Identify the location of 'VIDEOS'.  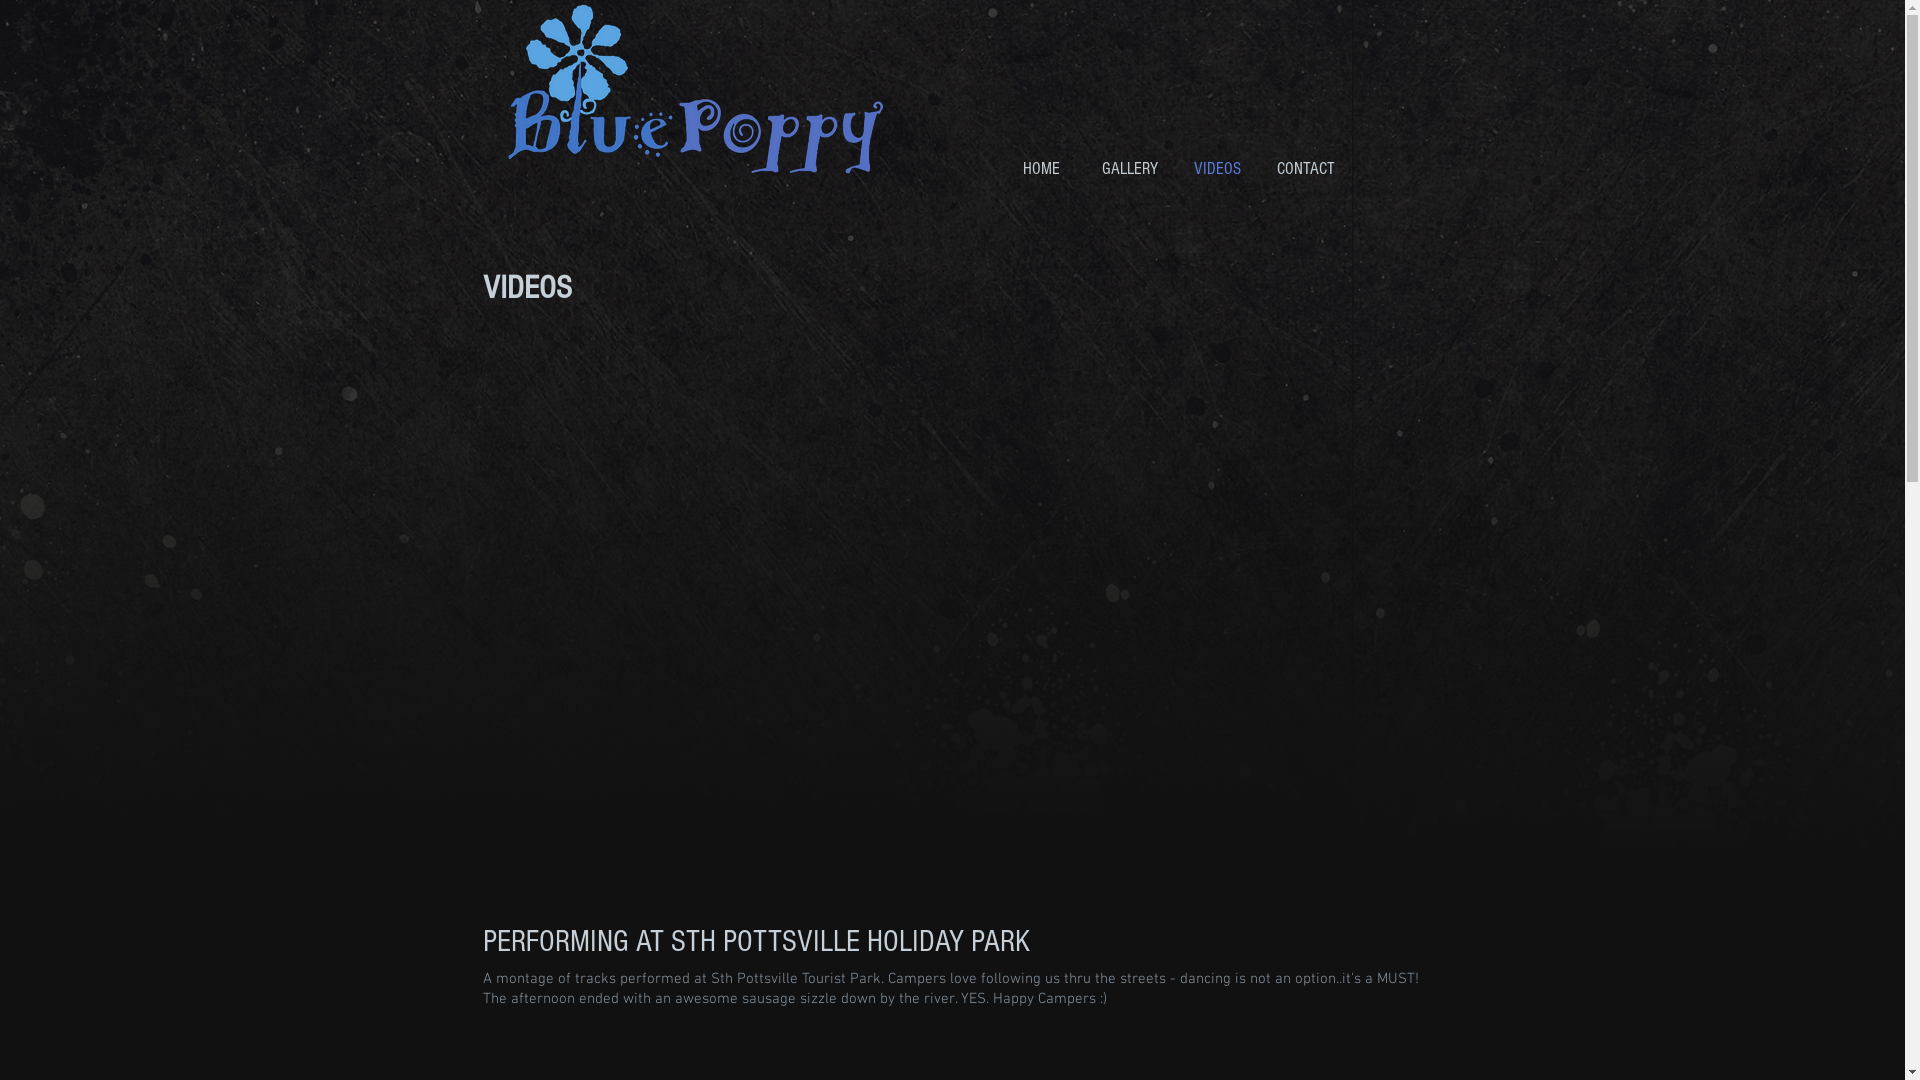
(1217, 168).